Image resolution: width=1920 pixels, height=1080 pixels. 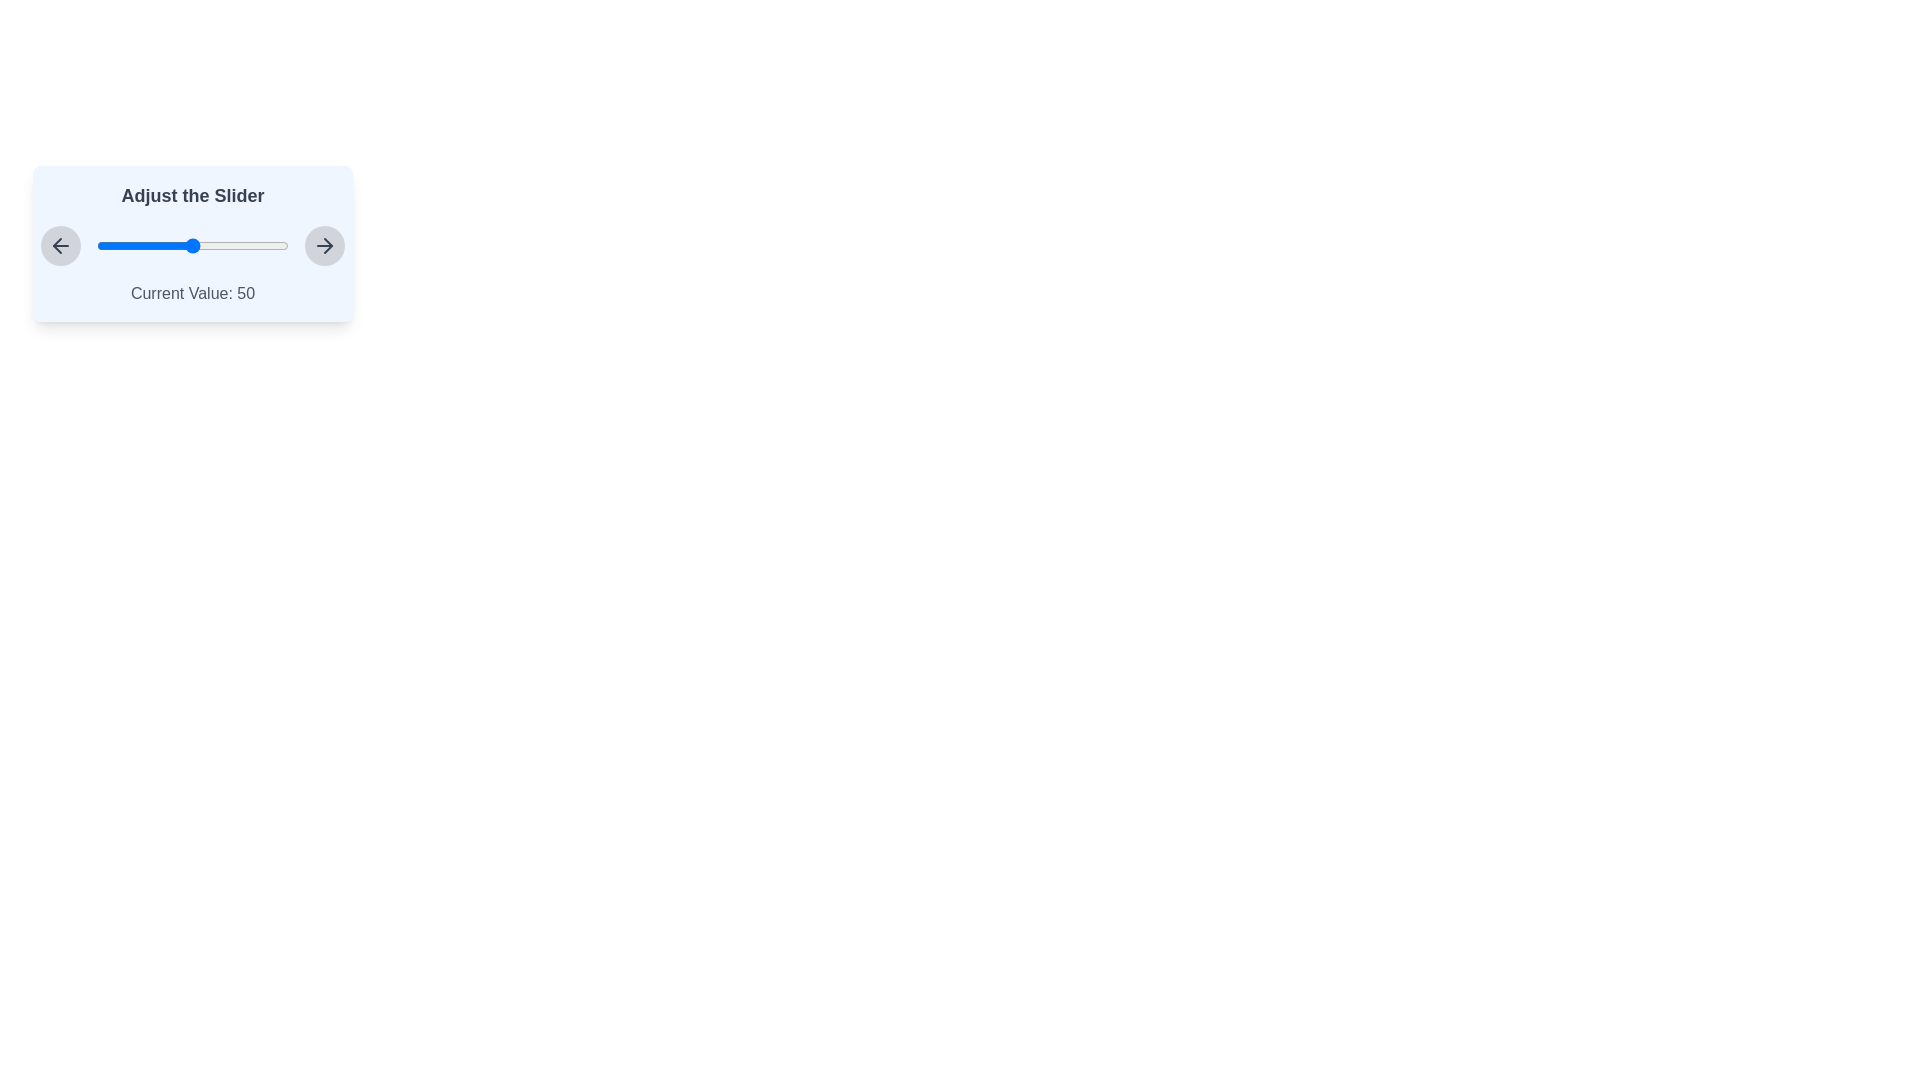 What do you see at coordinates (149, 245) in the screenshot?
I see `the slider` at bounding box center [149, 245].